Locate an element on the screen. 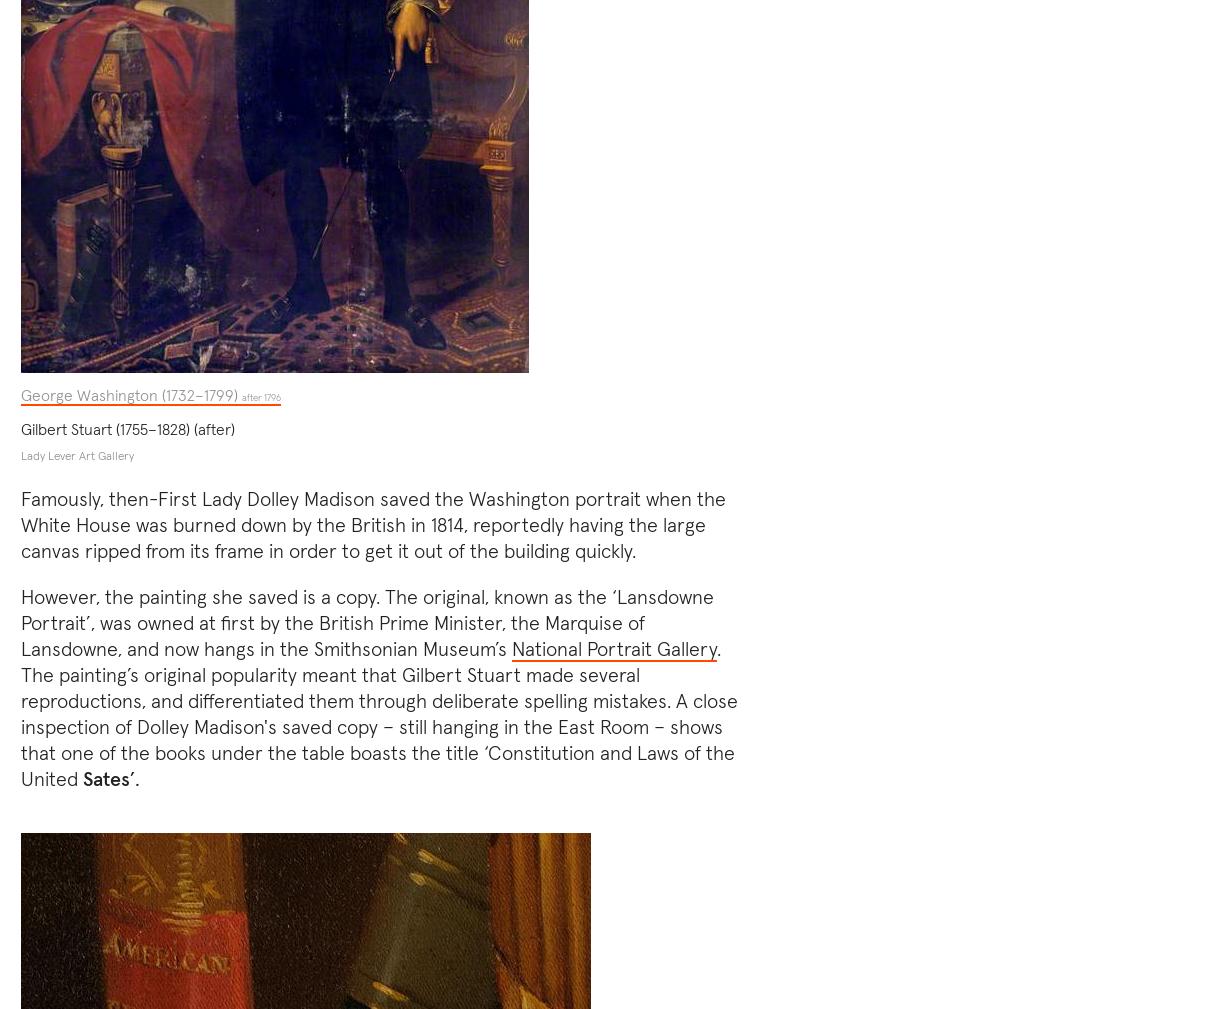 The image size is (1212, 1009). 'Subscribe to newsletter' is located at coordinates (671, 846).